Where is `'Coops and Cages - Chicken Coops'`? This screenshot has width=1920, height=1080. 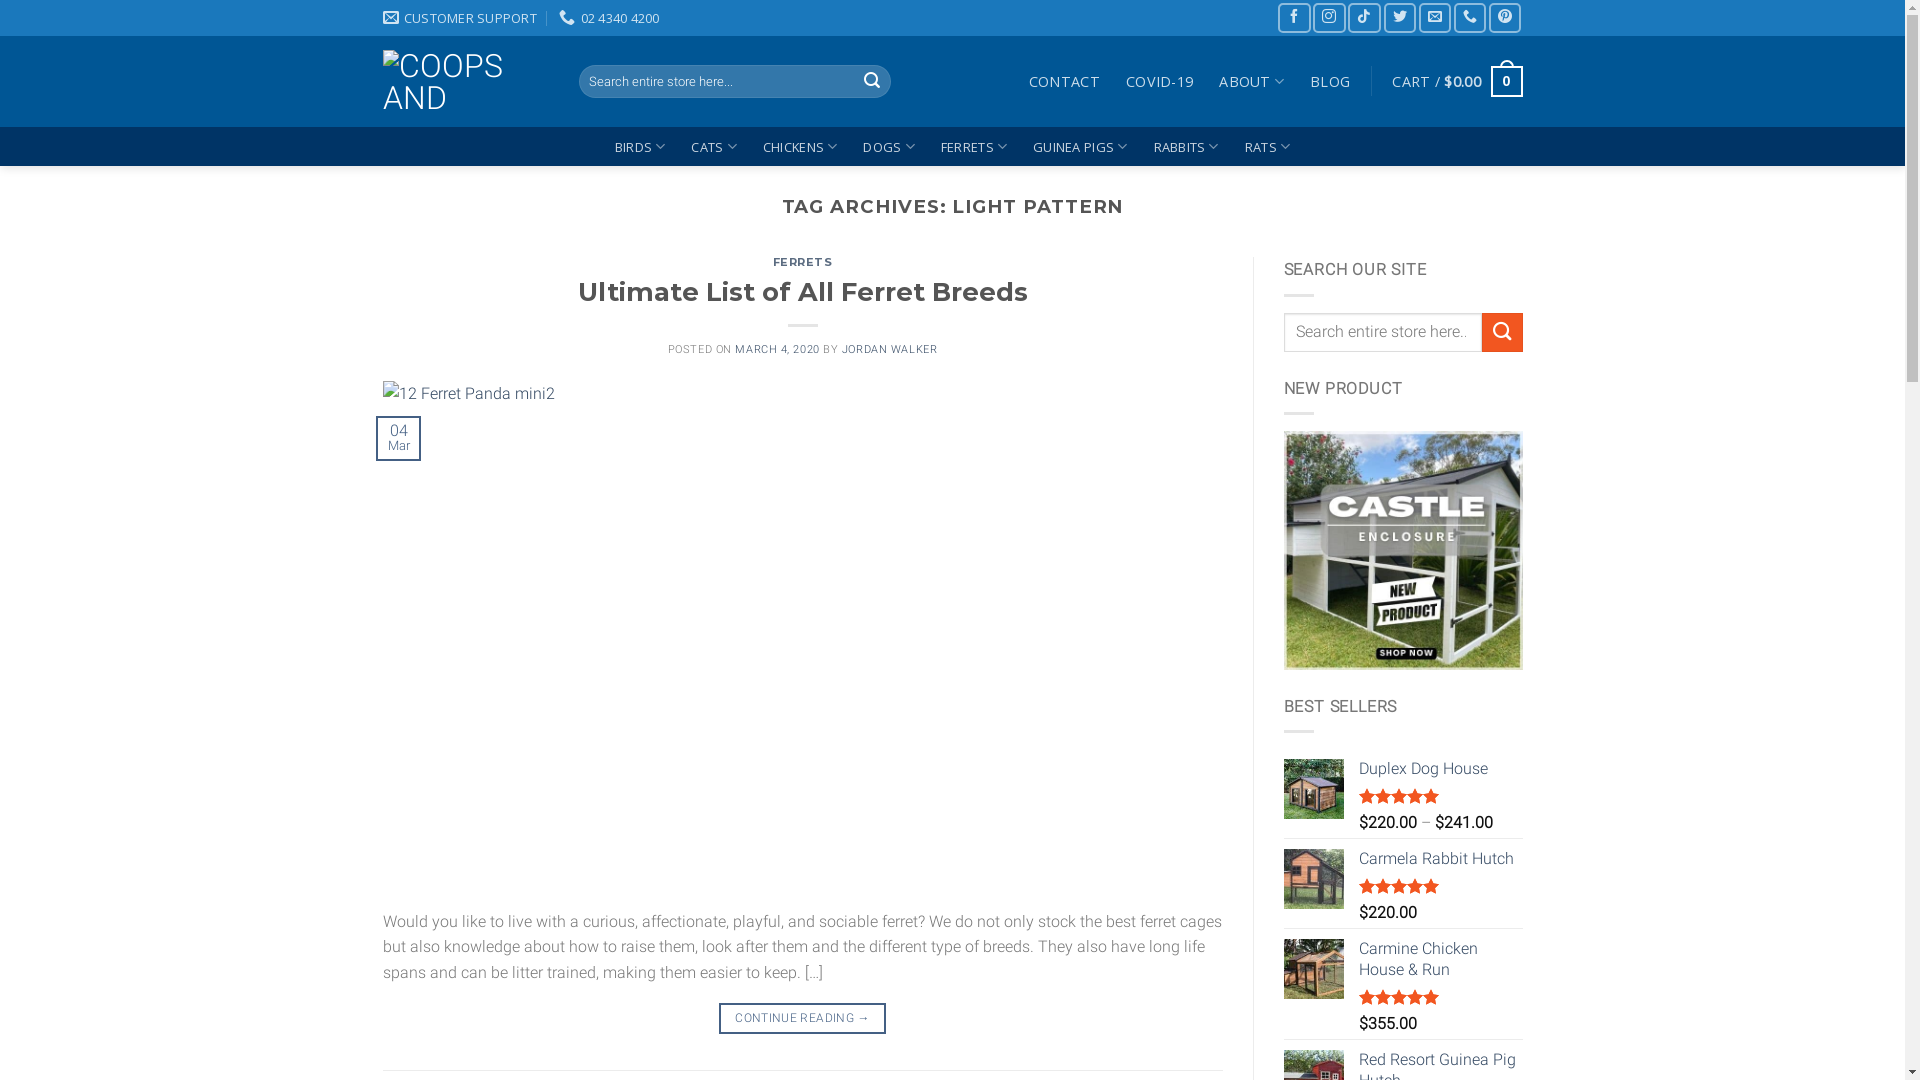 'Coops and Cages - Chicken Coops' is located at coordinates (464, 80).